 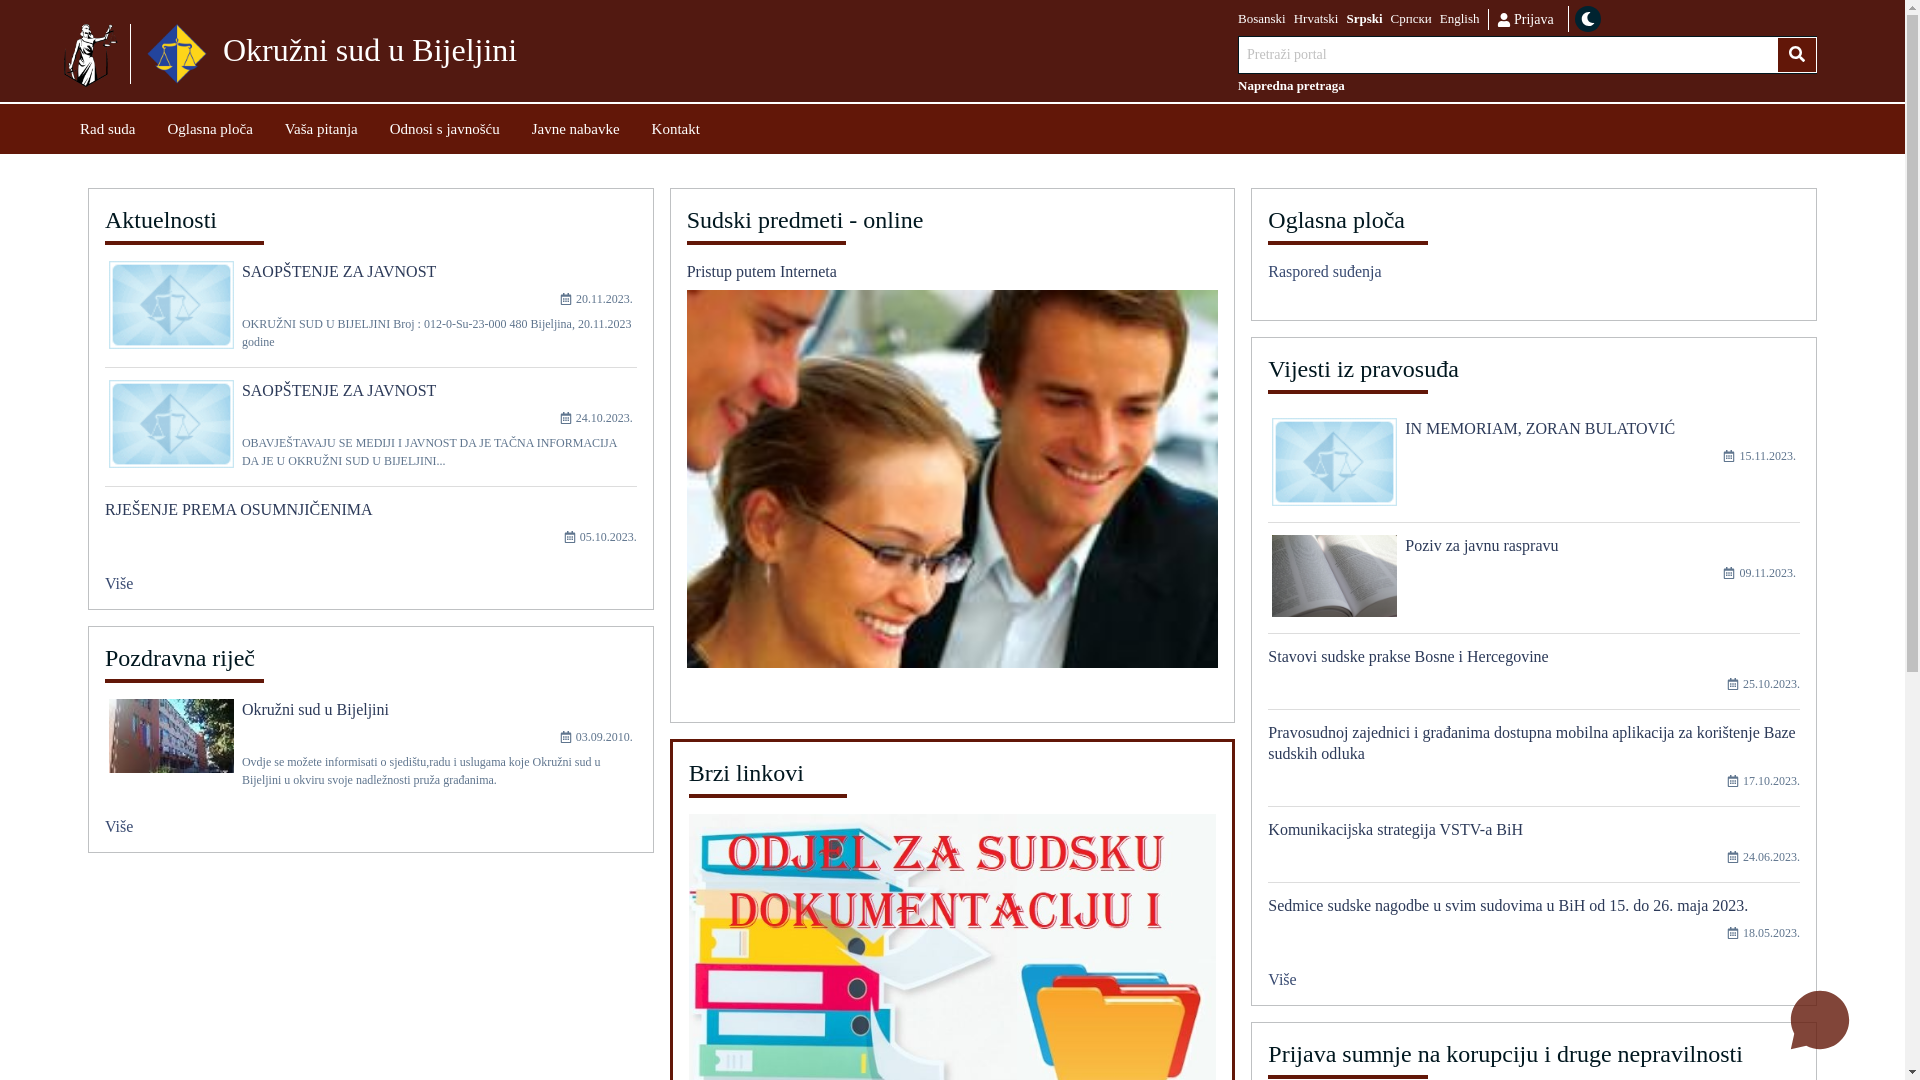 I want to click on 'Javne nabavke', so click(x=575, y=128).